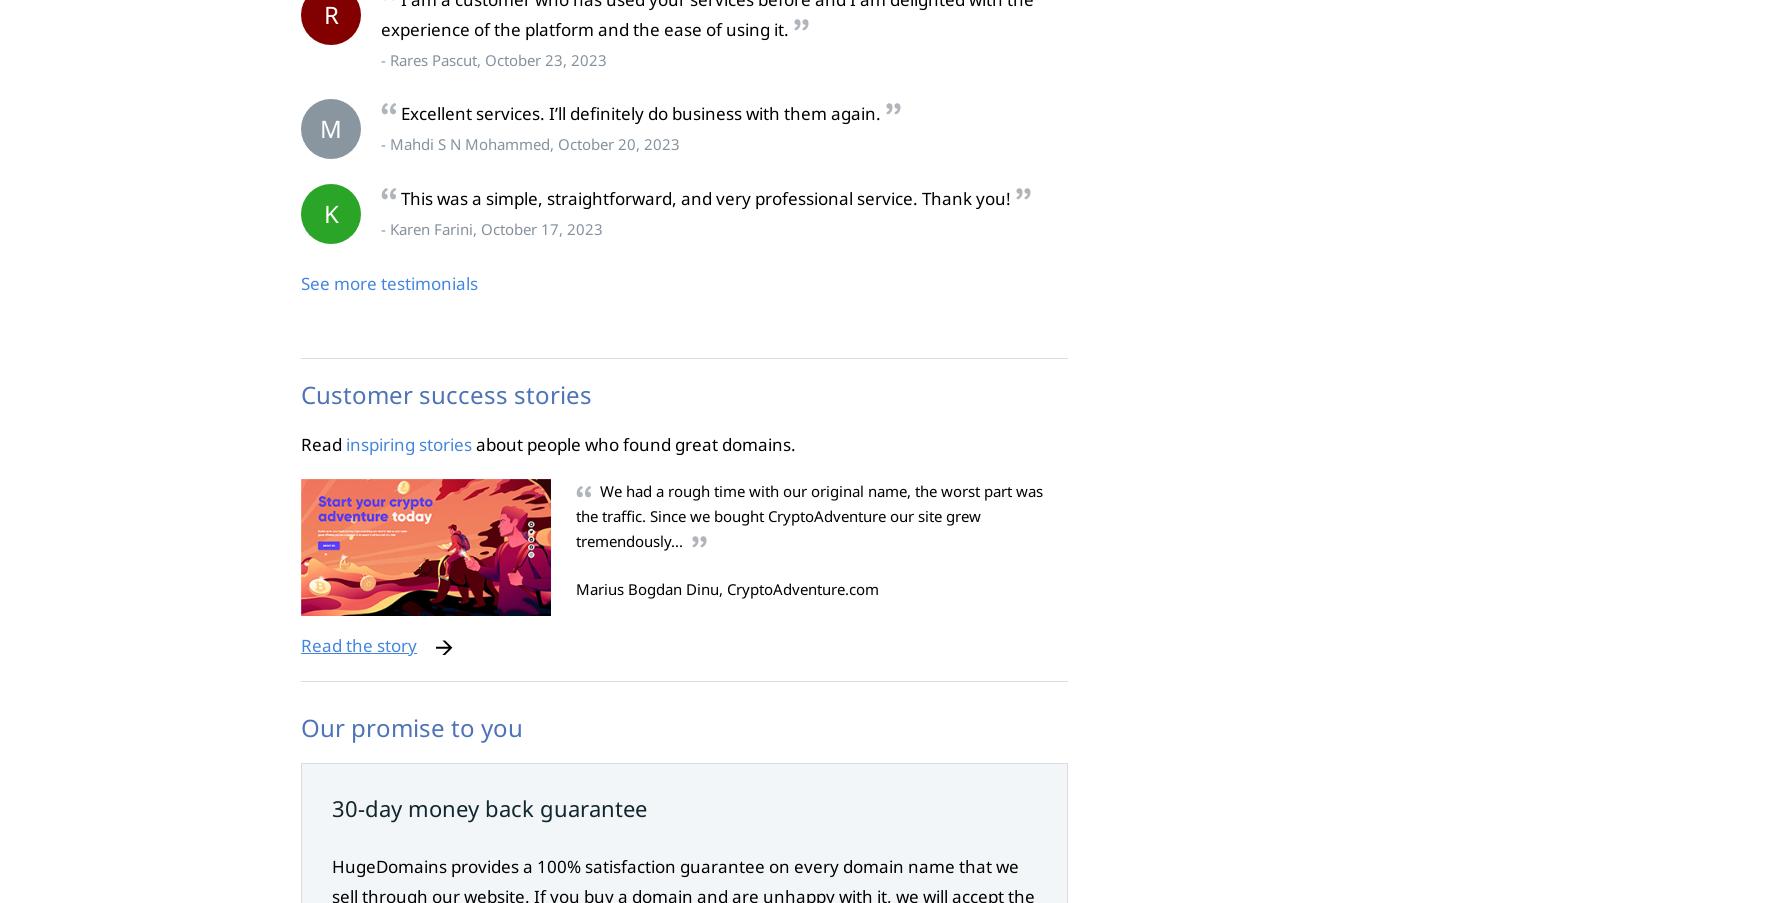 This screenshot has width=1772, height=903. What do you see at coordinates (300, 392) in the screenshot?
I see `'Customer success stories'` at bounding box center [300, 392].